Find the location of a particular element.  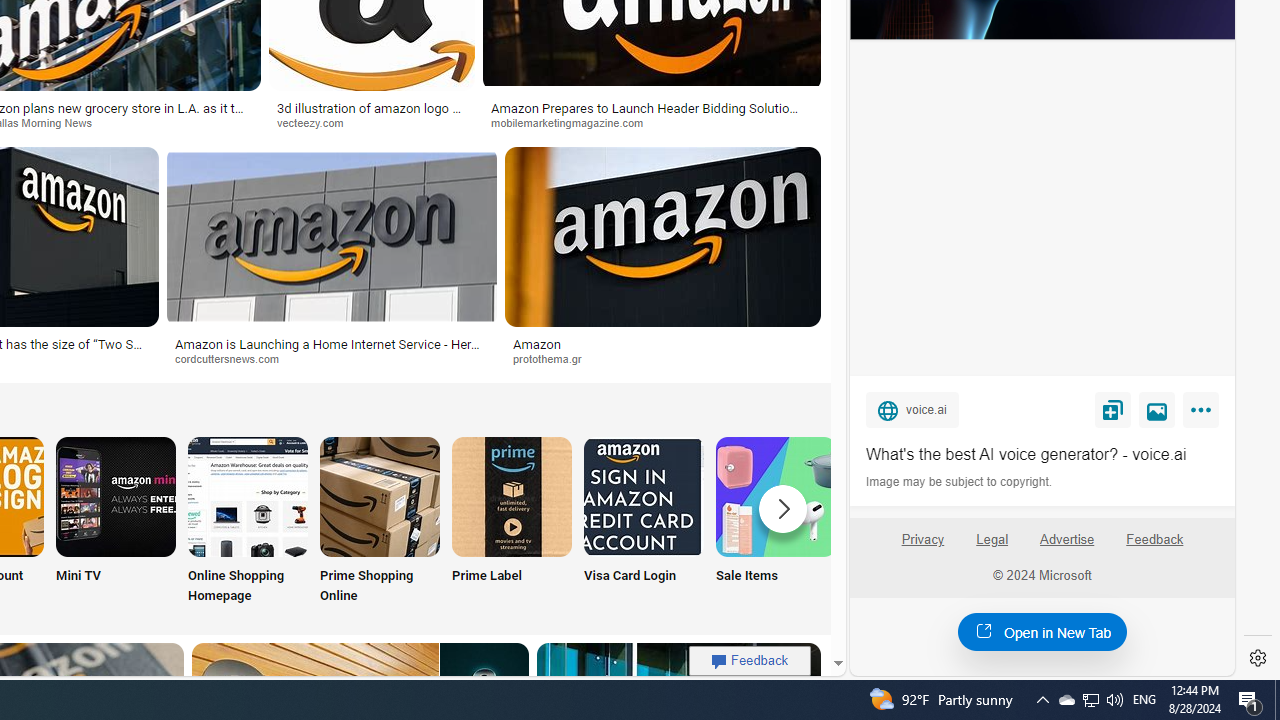

'Amazon Mini TV Mini TV' is located at coordinates (115, 521).